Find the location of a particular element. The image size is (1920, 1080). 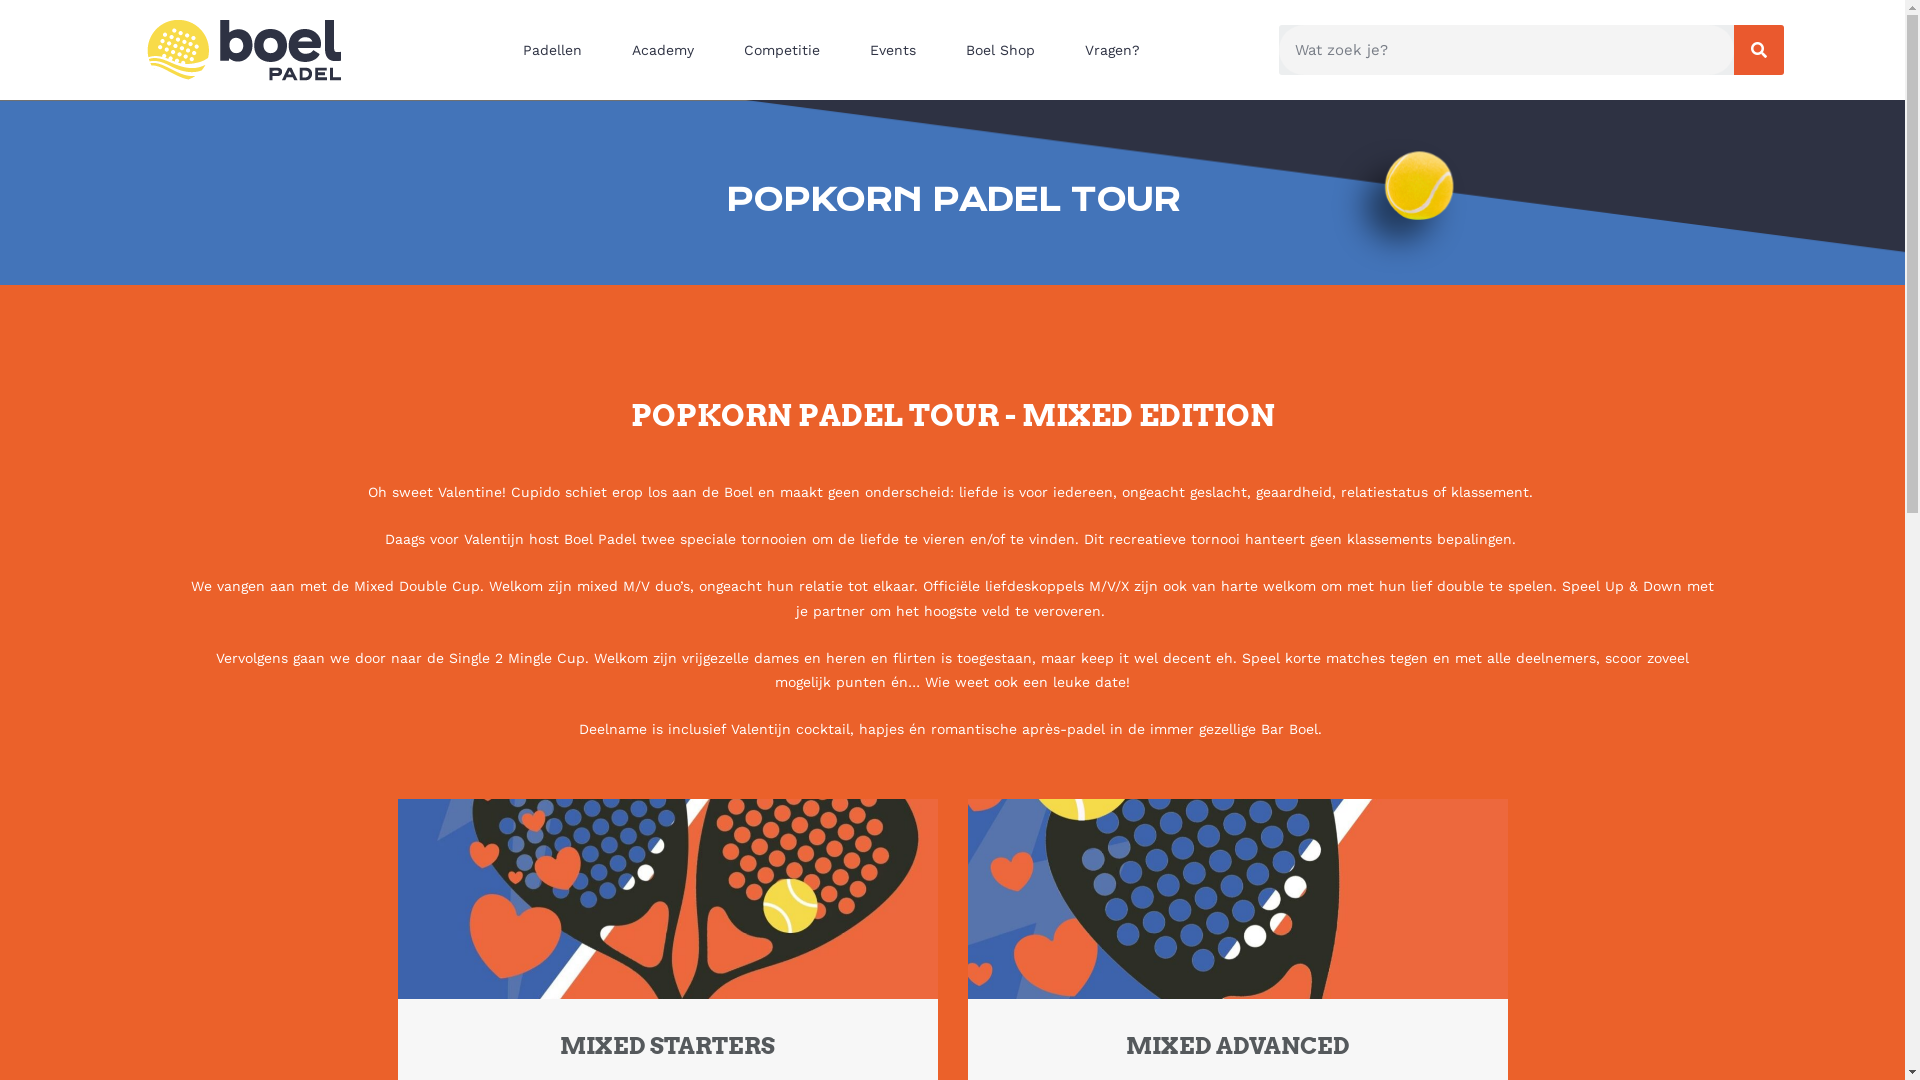

'Competitie' is located at coordinates (723, 49).